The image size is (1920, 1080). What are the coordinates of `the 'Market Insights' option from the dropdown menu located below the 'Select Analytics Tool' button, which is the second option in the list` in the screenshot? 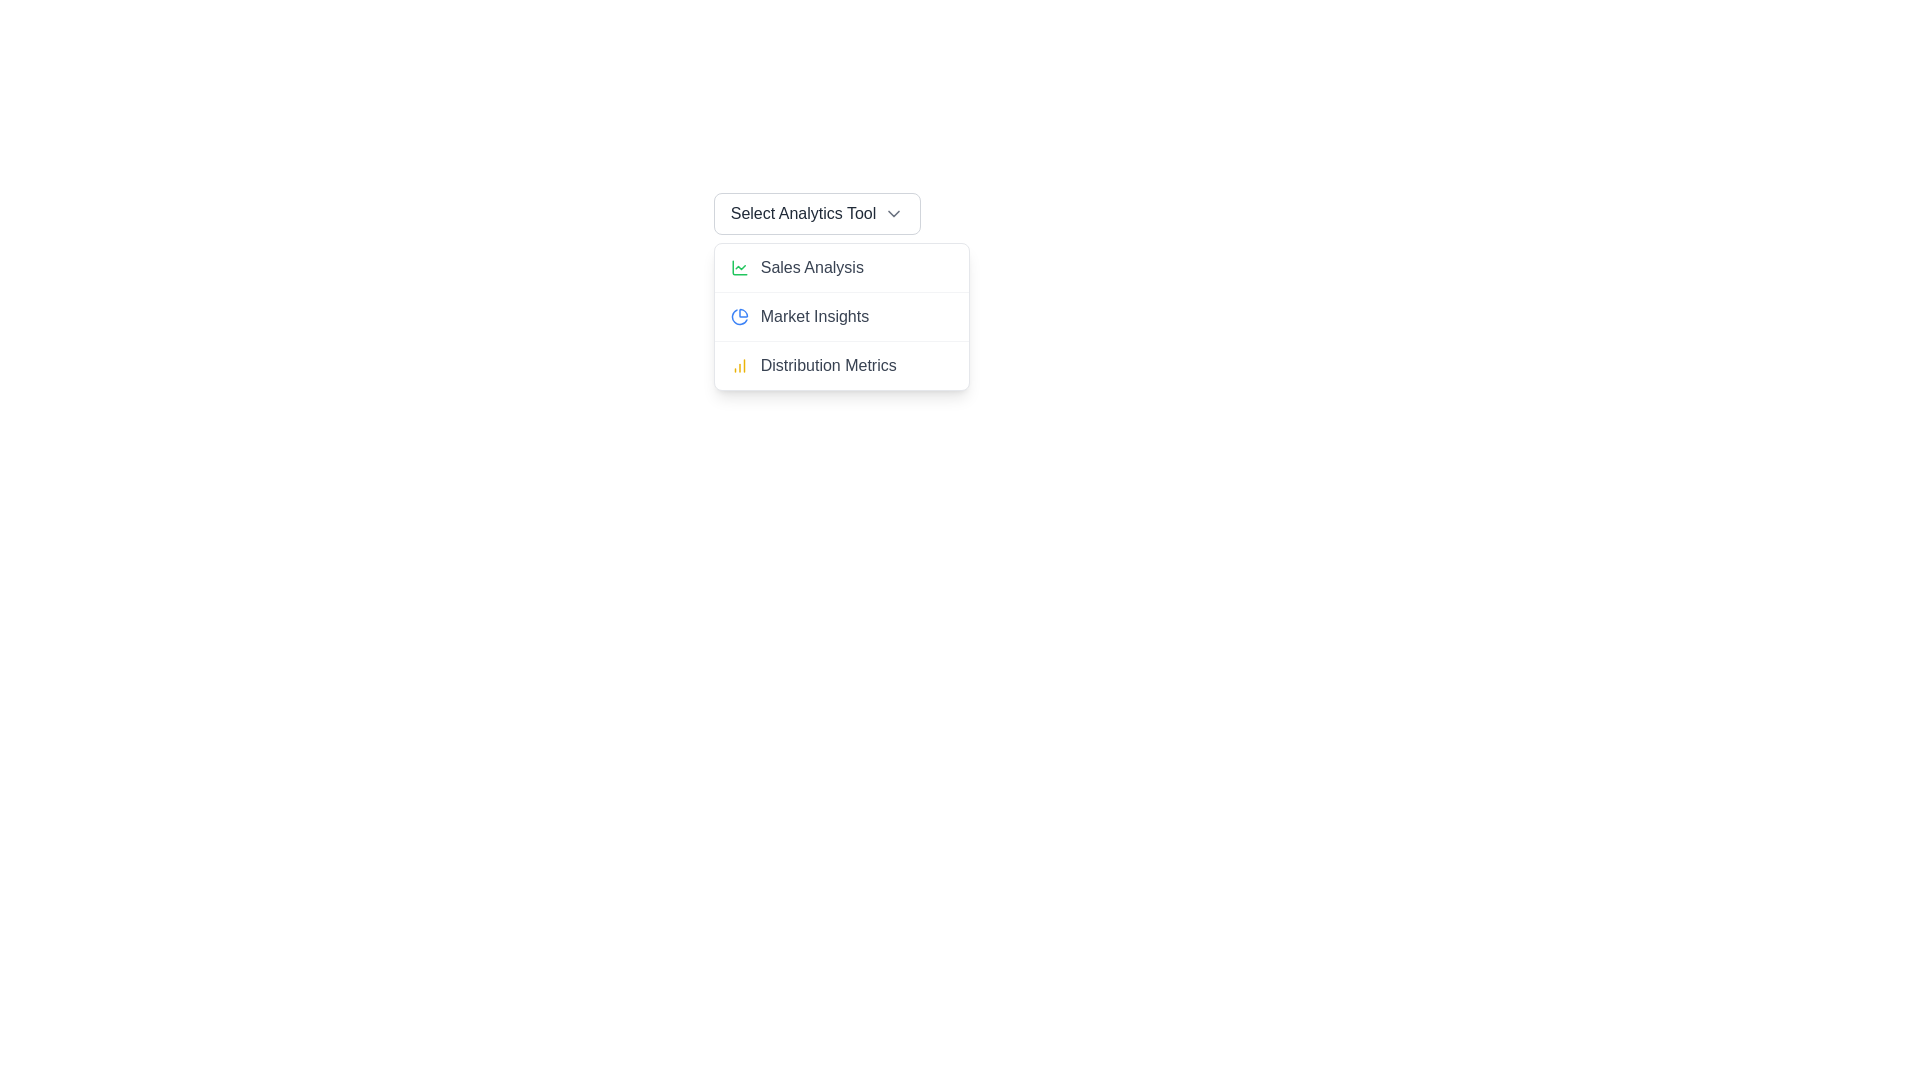 It's located at (841, 315).